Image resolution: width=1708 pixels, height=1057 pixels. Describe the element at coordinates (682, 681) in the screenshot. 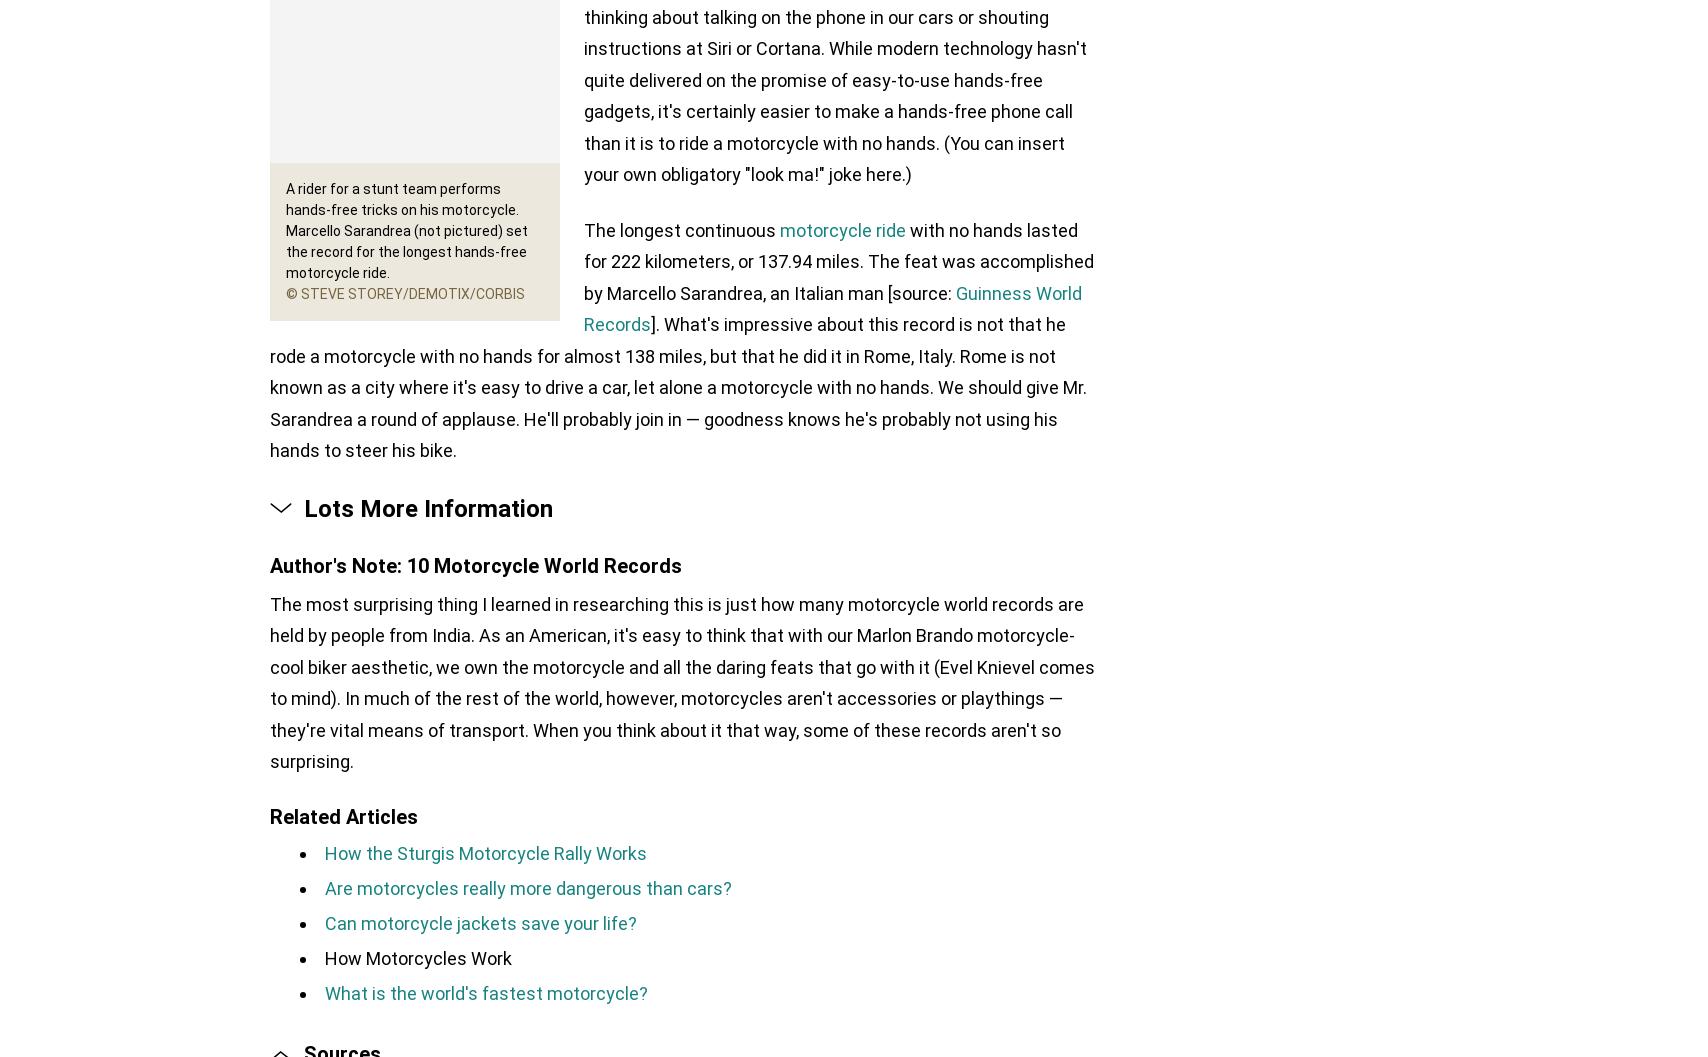

I see `'The most surprising thing I learned in researching this is just how many motorcycle world records are held by people from India. As an American, it's easy to think that with our Marlon Brando motorcycle-cool biker aesthetic, we own the motorcycle and all the daring feats that go with it (Evel Knievel comes to mind). In much of the rest of the world, however, motorcycles aren't accessories or playthings — they're vital means of transport. When you think about it that way, some of these records aren't so surprising.'` at that location.